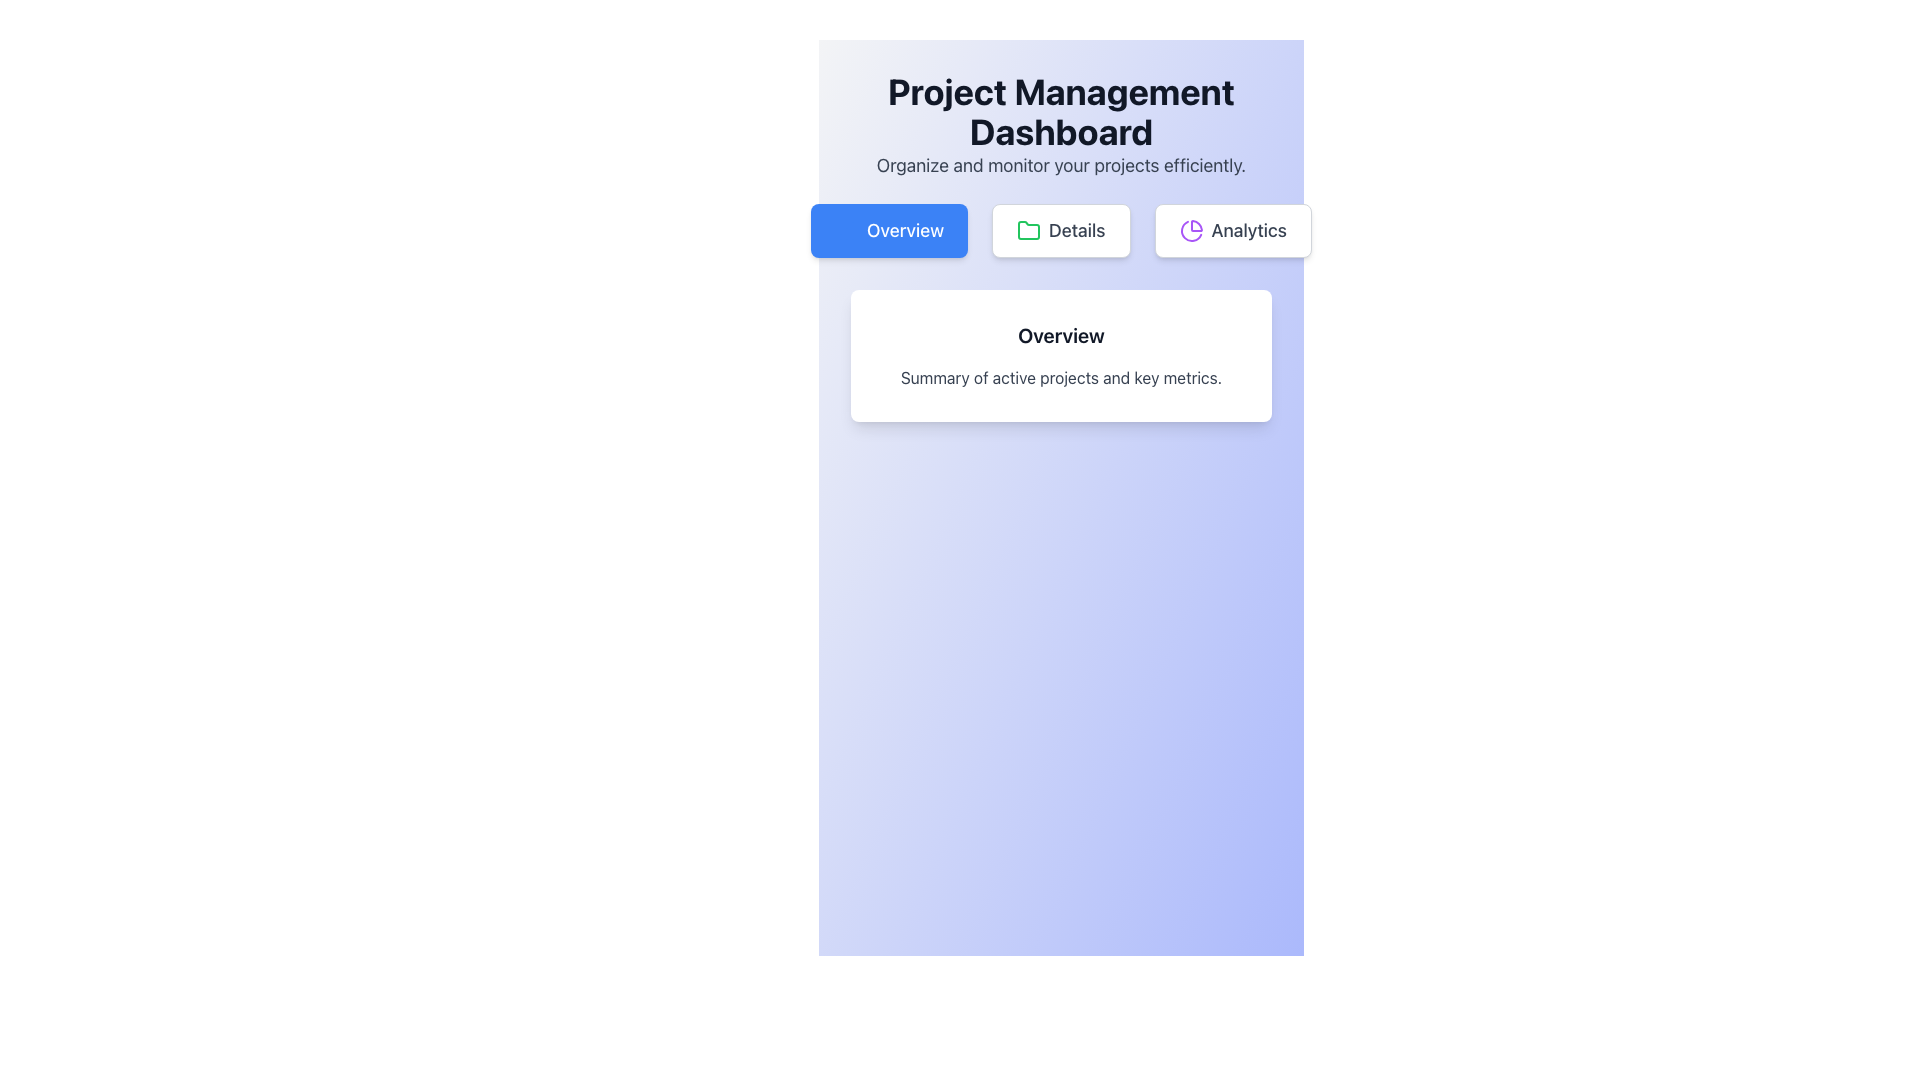 The height and width of the screenshot is (1080, 1920). I want to click on the text phrase that states 'Organize and monitor your projects efficiently' which is styled in medium-large gray font and positioned below the heading 'Project Management Dashboard', so click(1060, 164).